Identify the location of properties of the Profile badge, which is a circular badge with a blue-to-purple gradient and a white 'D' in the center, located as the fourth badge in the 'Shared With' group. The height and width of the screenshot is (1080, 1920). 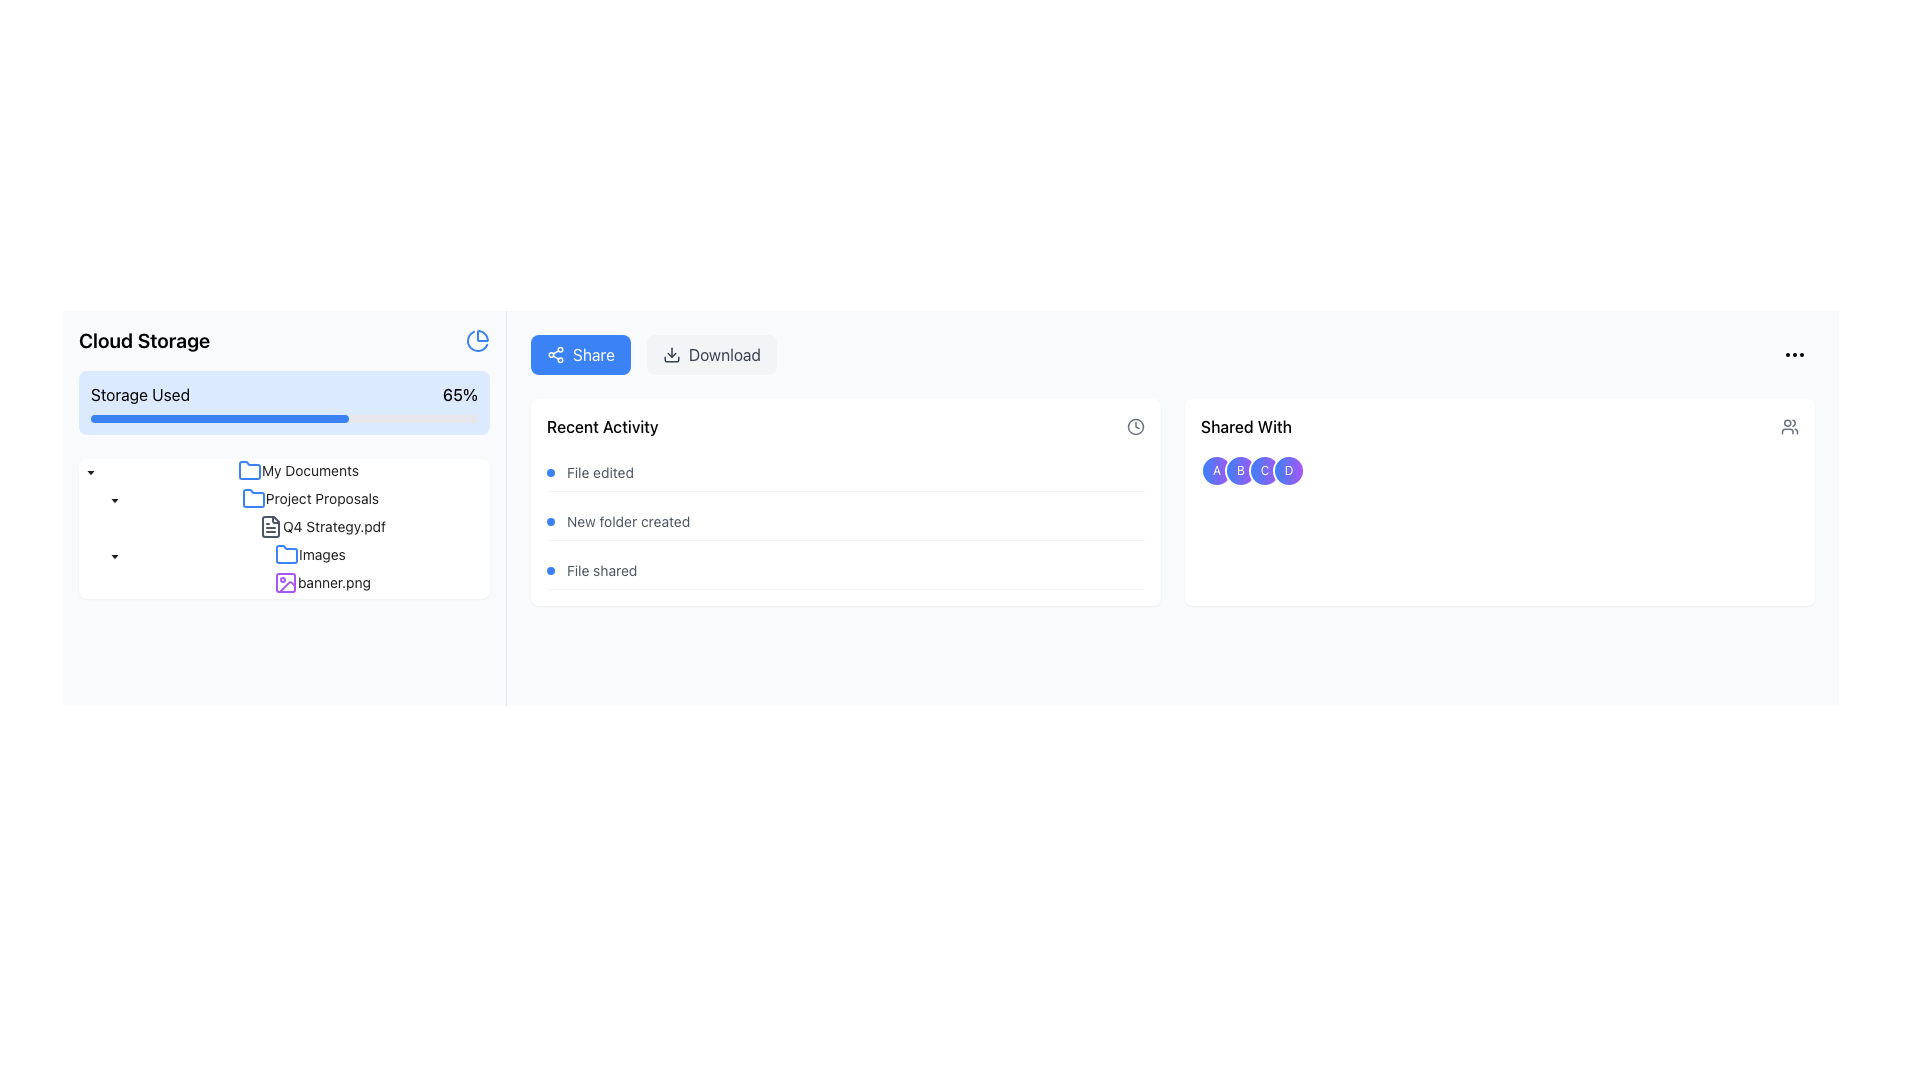
(1289, 470).